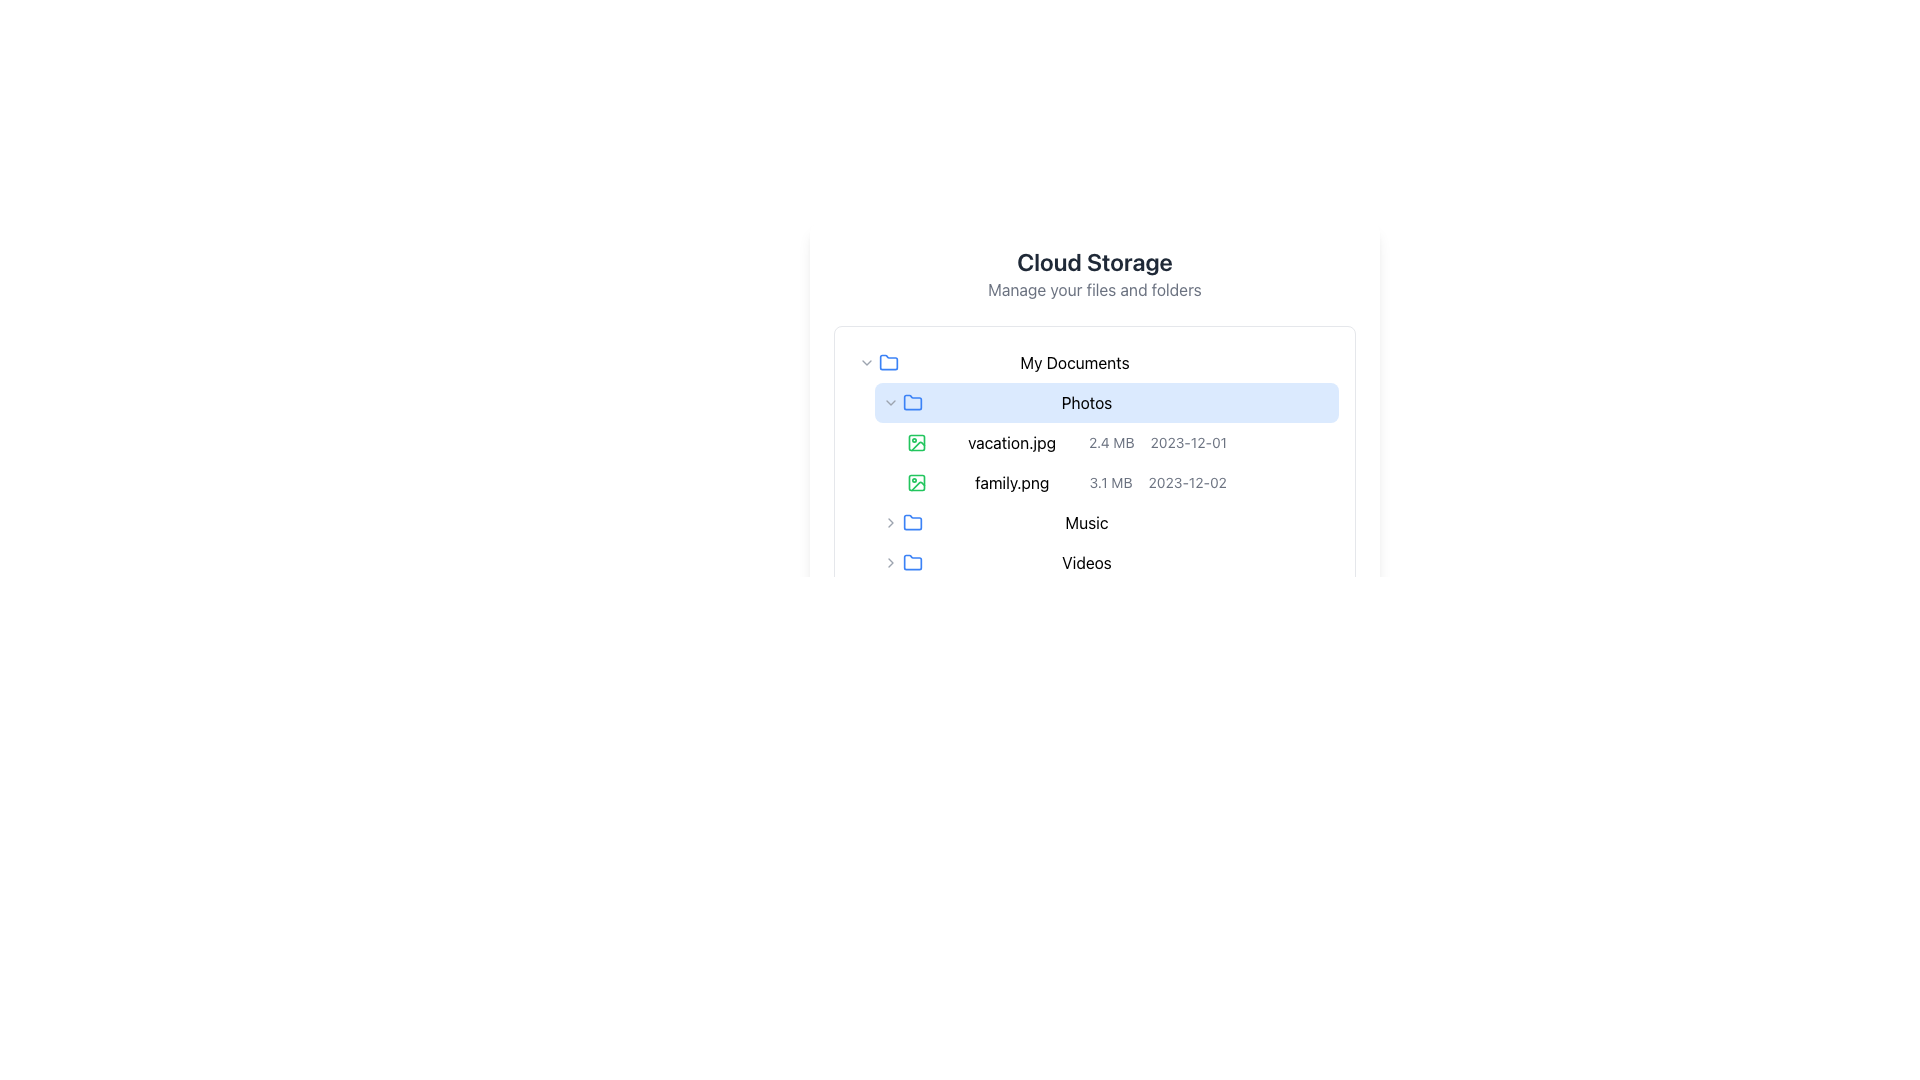 The height and width of the screenshot is (1080, 1920). Describe the element at coordinates (1074, 362) in the screenshot. I see `the 'My Documents' label in the Cloud Storage interface` at that location.